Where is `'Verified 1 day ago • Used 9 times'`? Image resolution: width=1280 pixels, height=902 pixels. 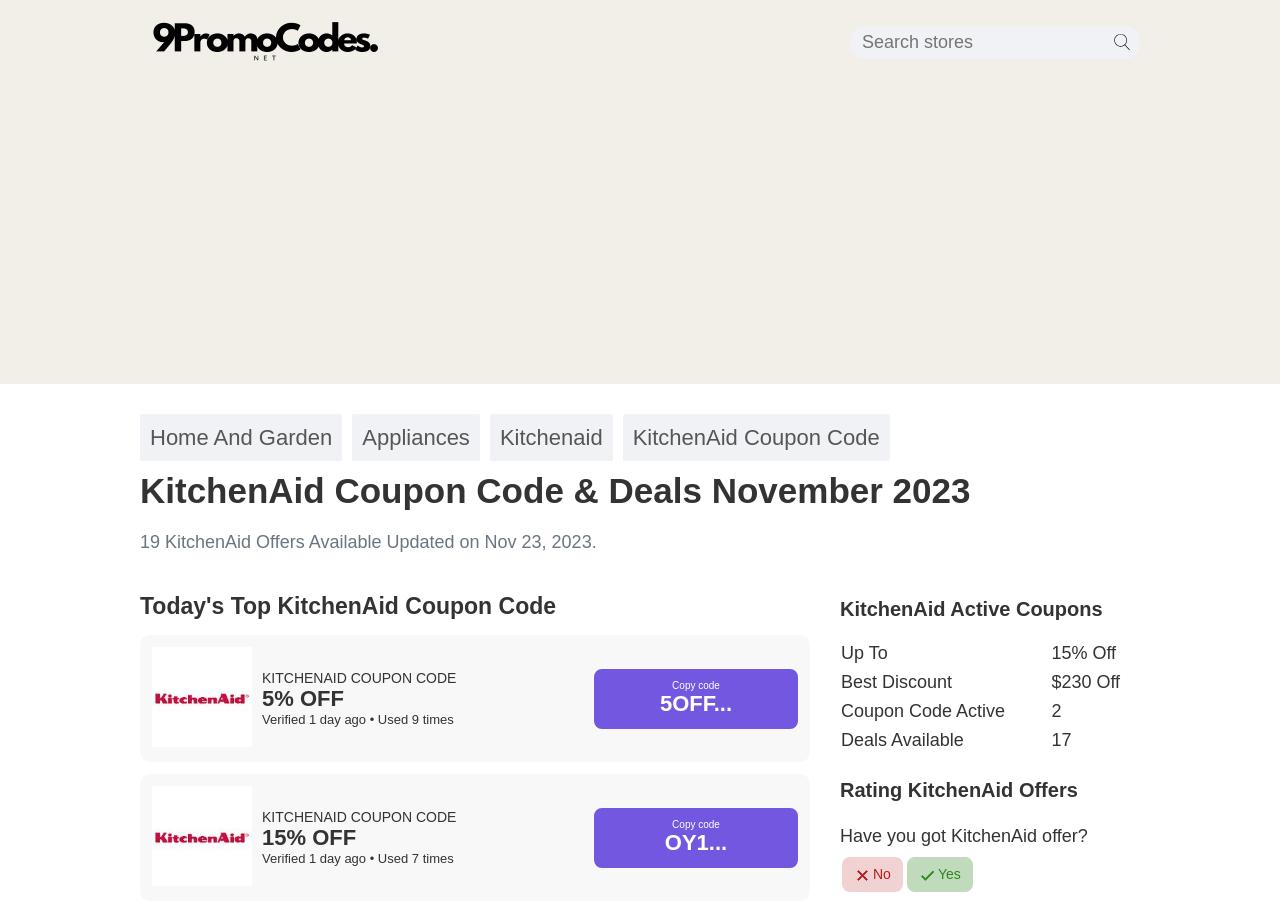
'Verified 1 day ago • Used 9 times' is located at coordinates (357, 719).